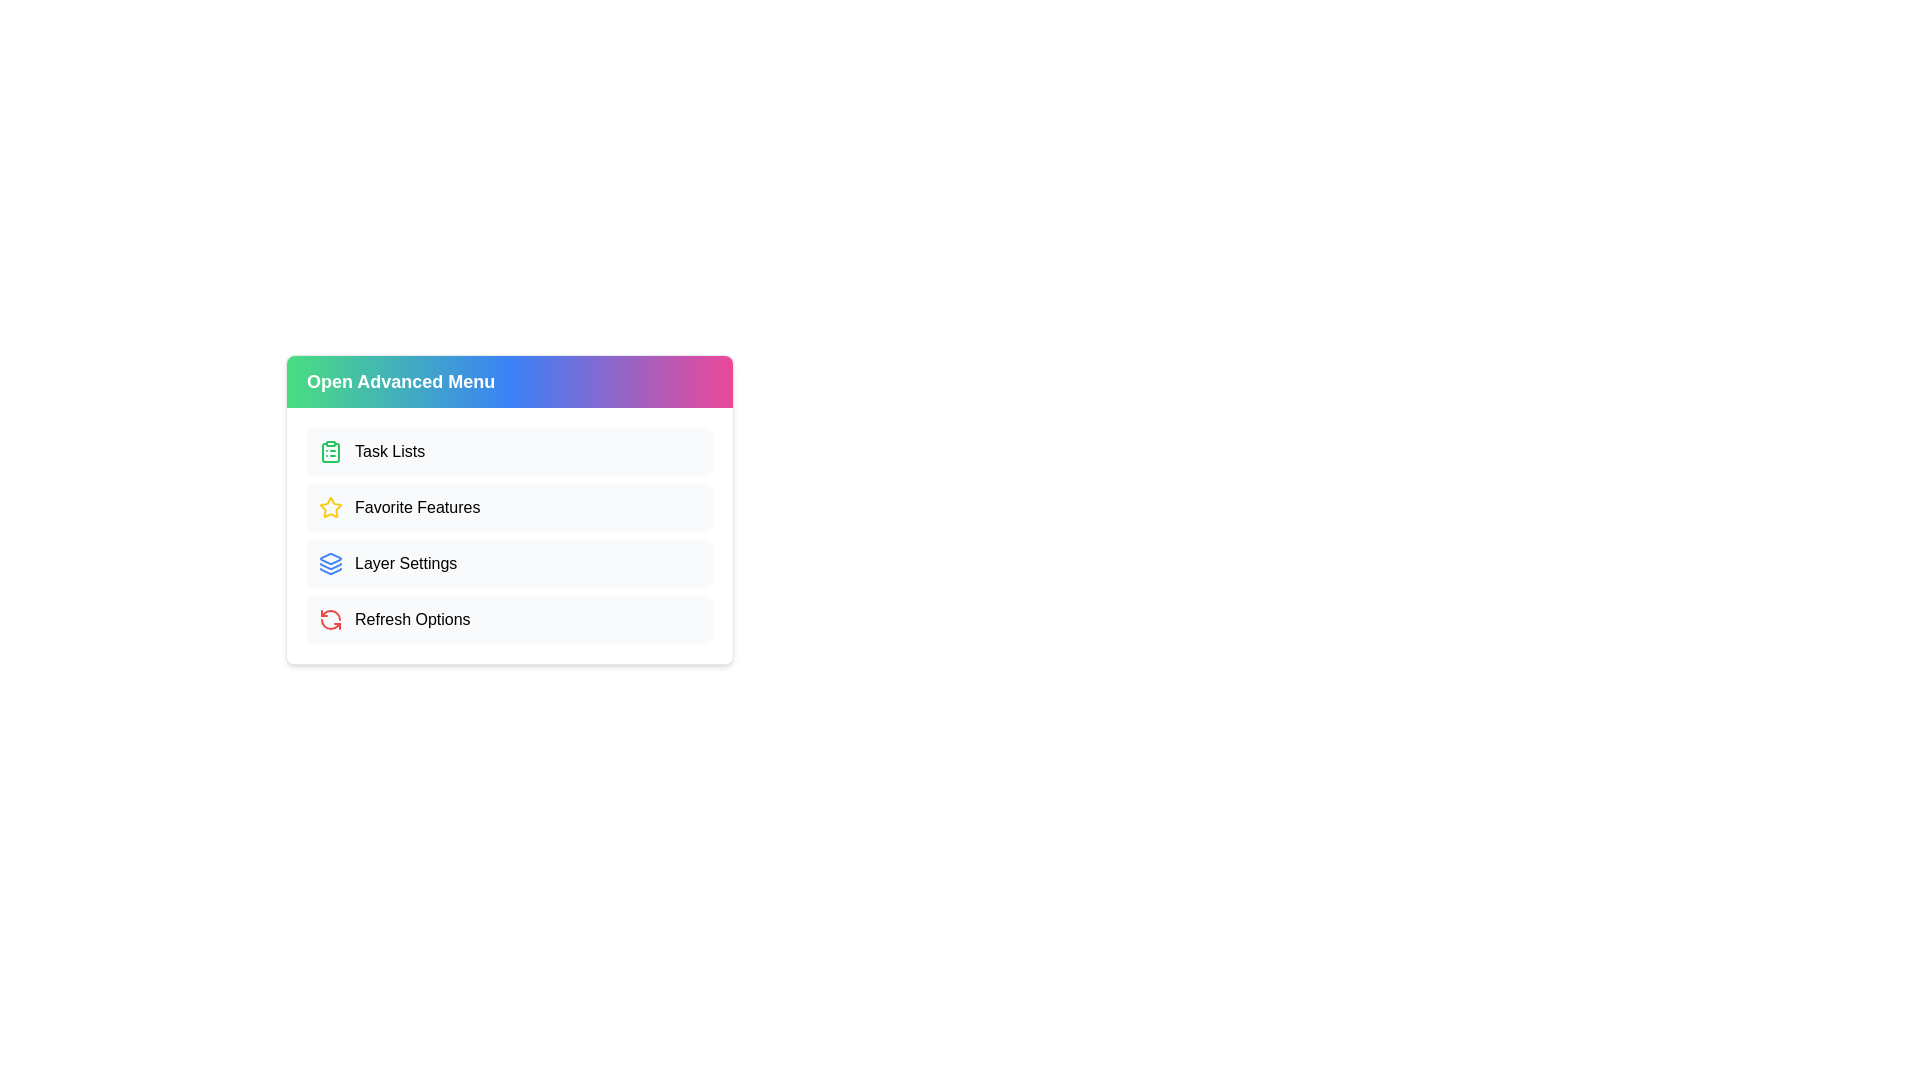 The width and height of the screenshot is (1920, 1080). Describe the element at coordinates (509, 619) in the screenshot. I see `the 'Refresh Options' menu item` at that location.